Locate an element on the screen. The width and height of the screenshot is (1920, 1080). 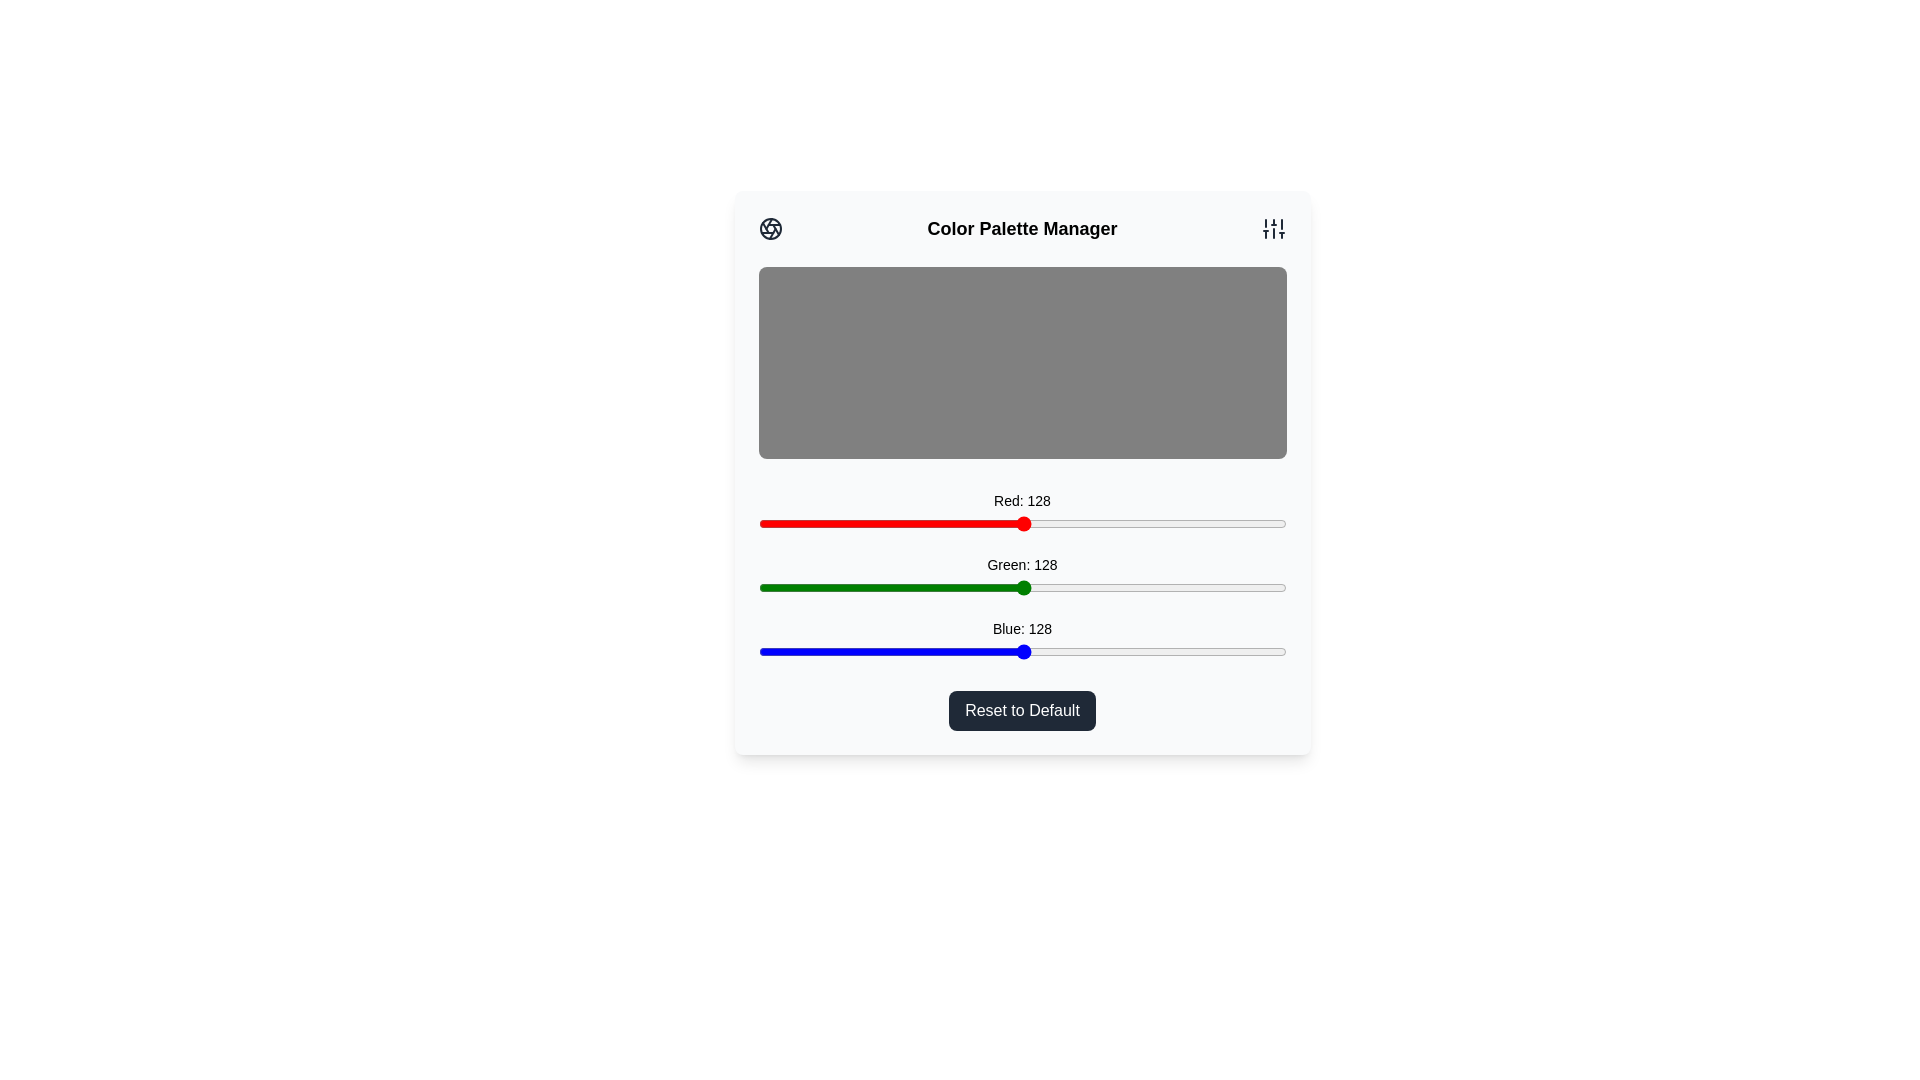
the blue slider to set the blue intensity to 161 is located at coordinates (1090, 651).